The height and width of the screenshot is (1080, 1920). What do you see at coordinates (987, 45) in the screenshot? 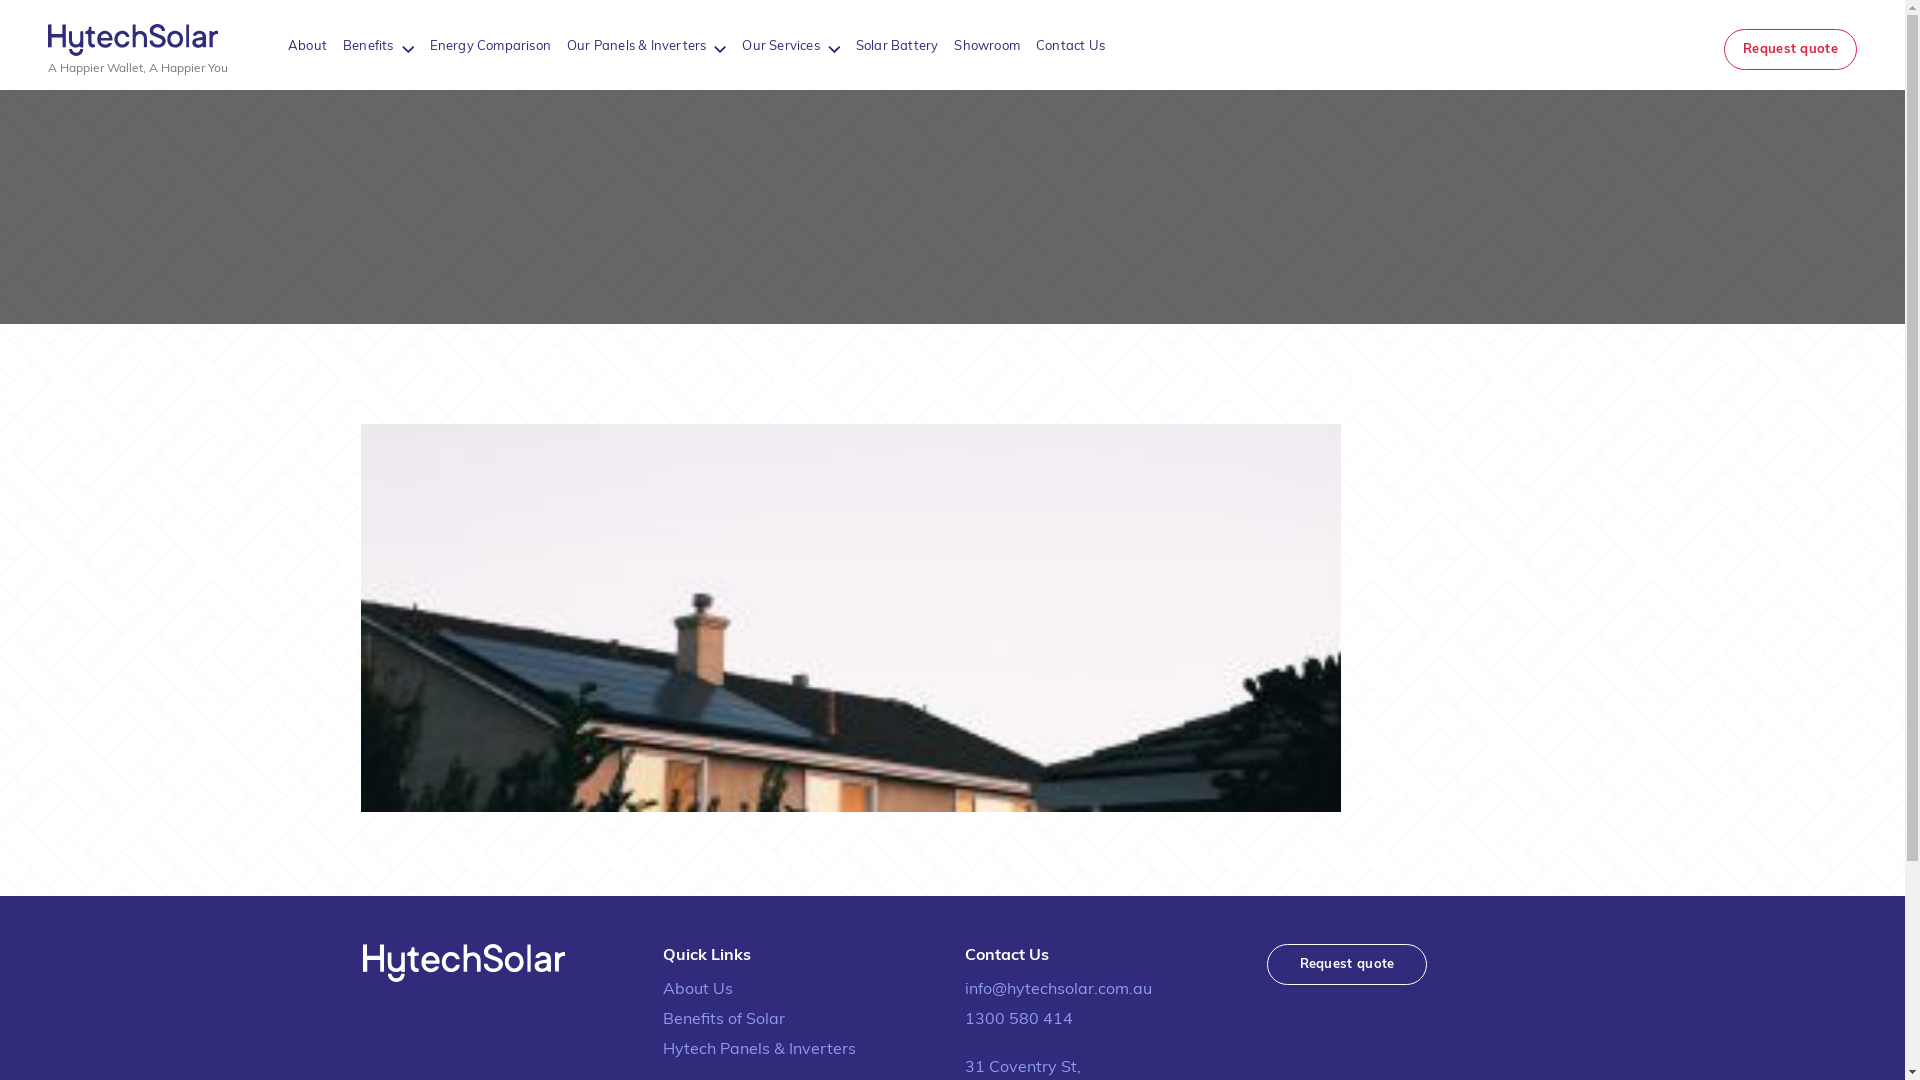
I see `'Showroom'` at bounding box center [987, 45].